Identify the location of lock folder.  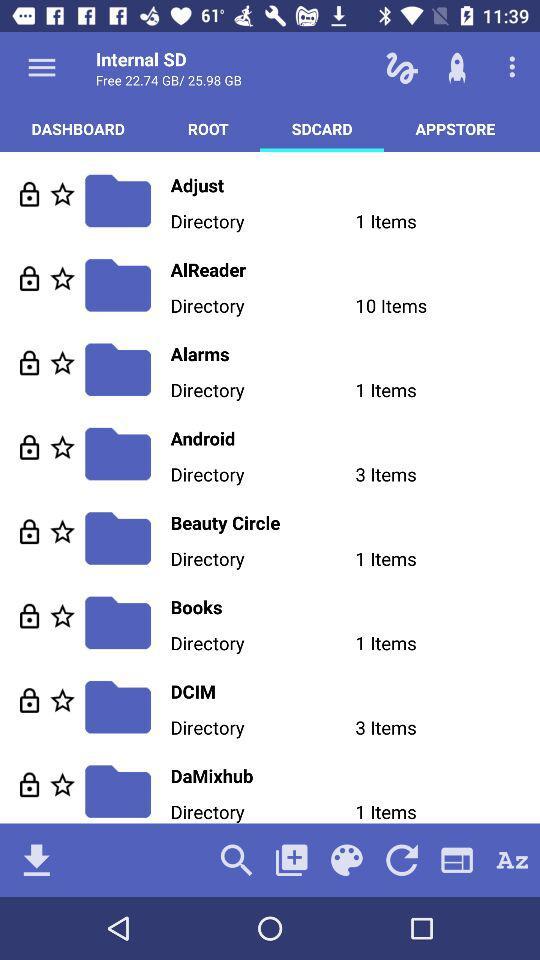
(28, 615).